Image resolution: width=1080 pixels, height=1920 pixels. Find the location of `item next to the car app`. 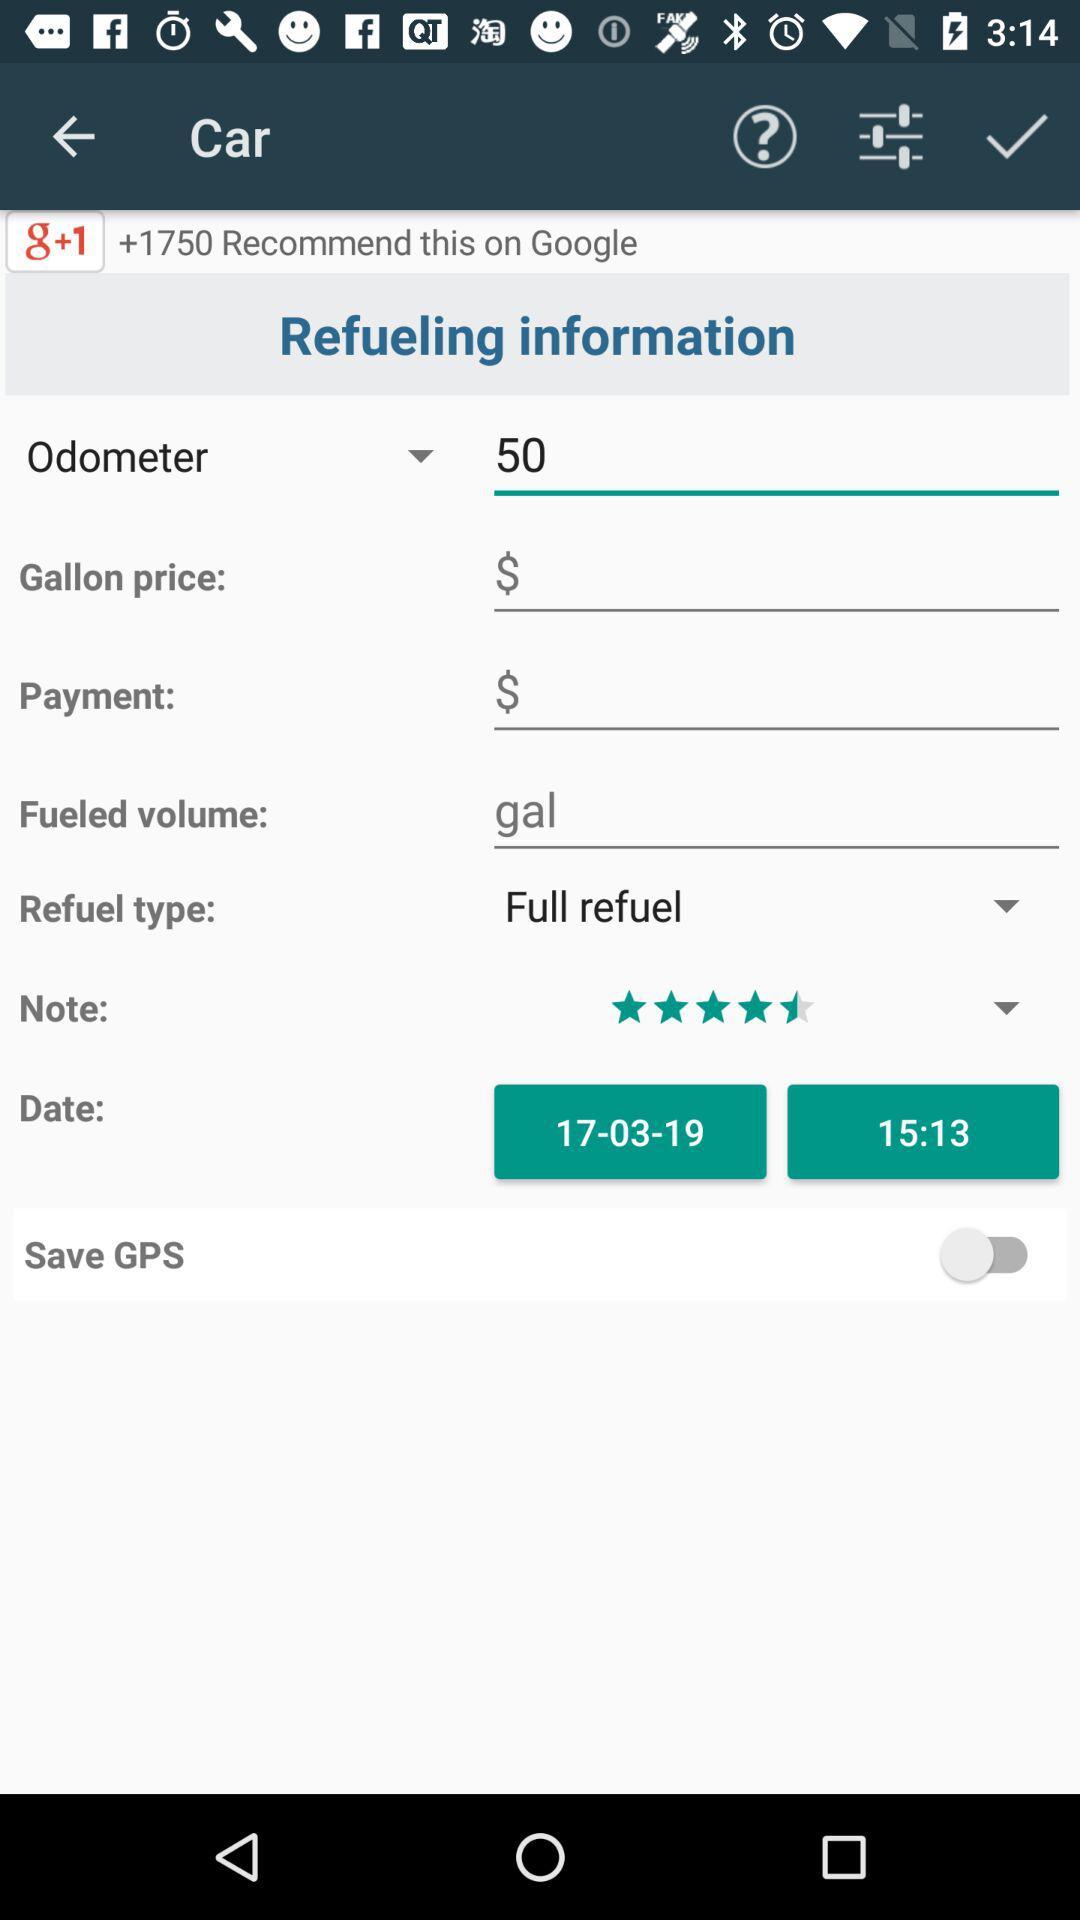

item next to the car app is located at coordinates (72, 135).